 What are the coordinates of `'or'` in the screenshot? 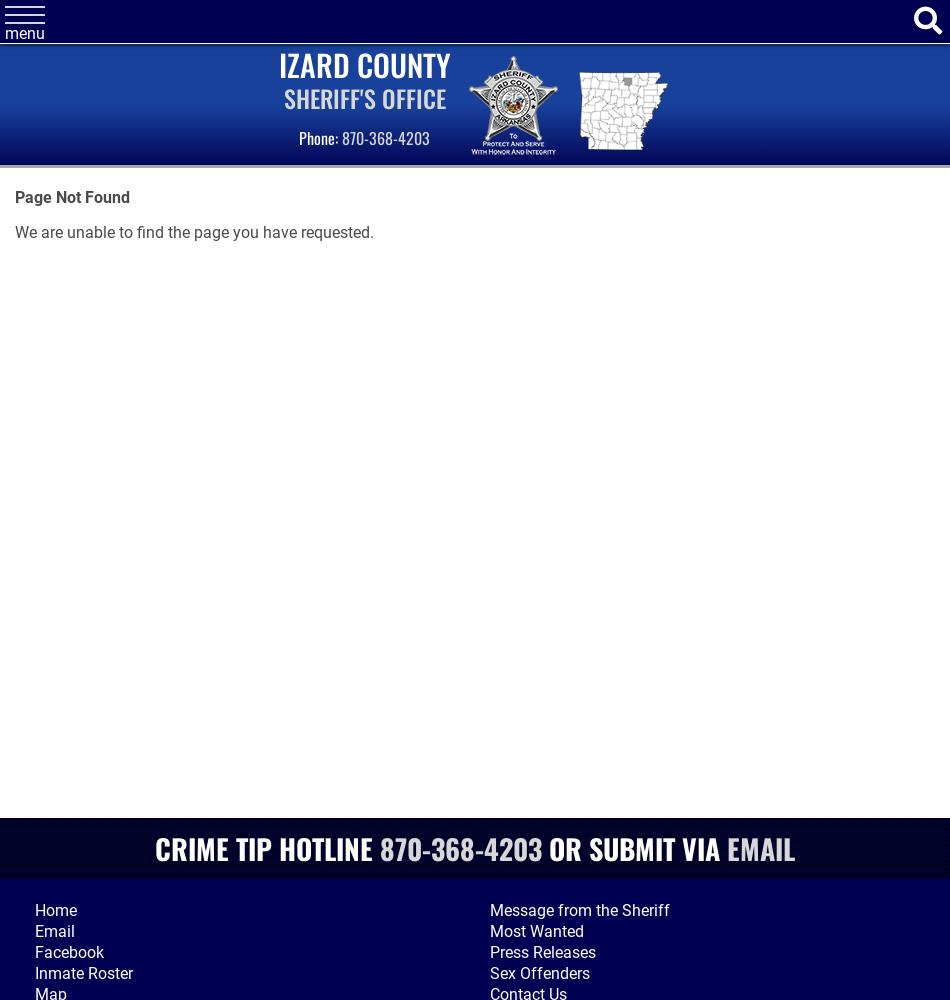 It's located at (541, 847).